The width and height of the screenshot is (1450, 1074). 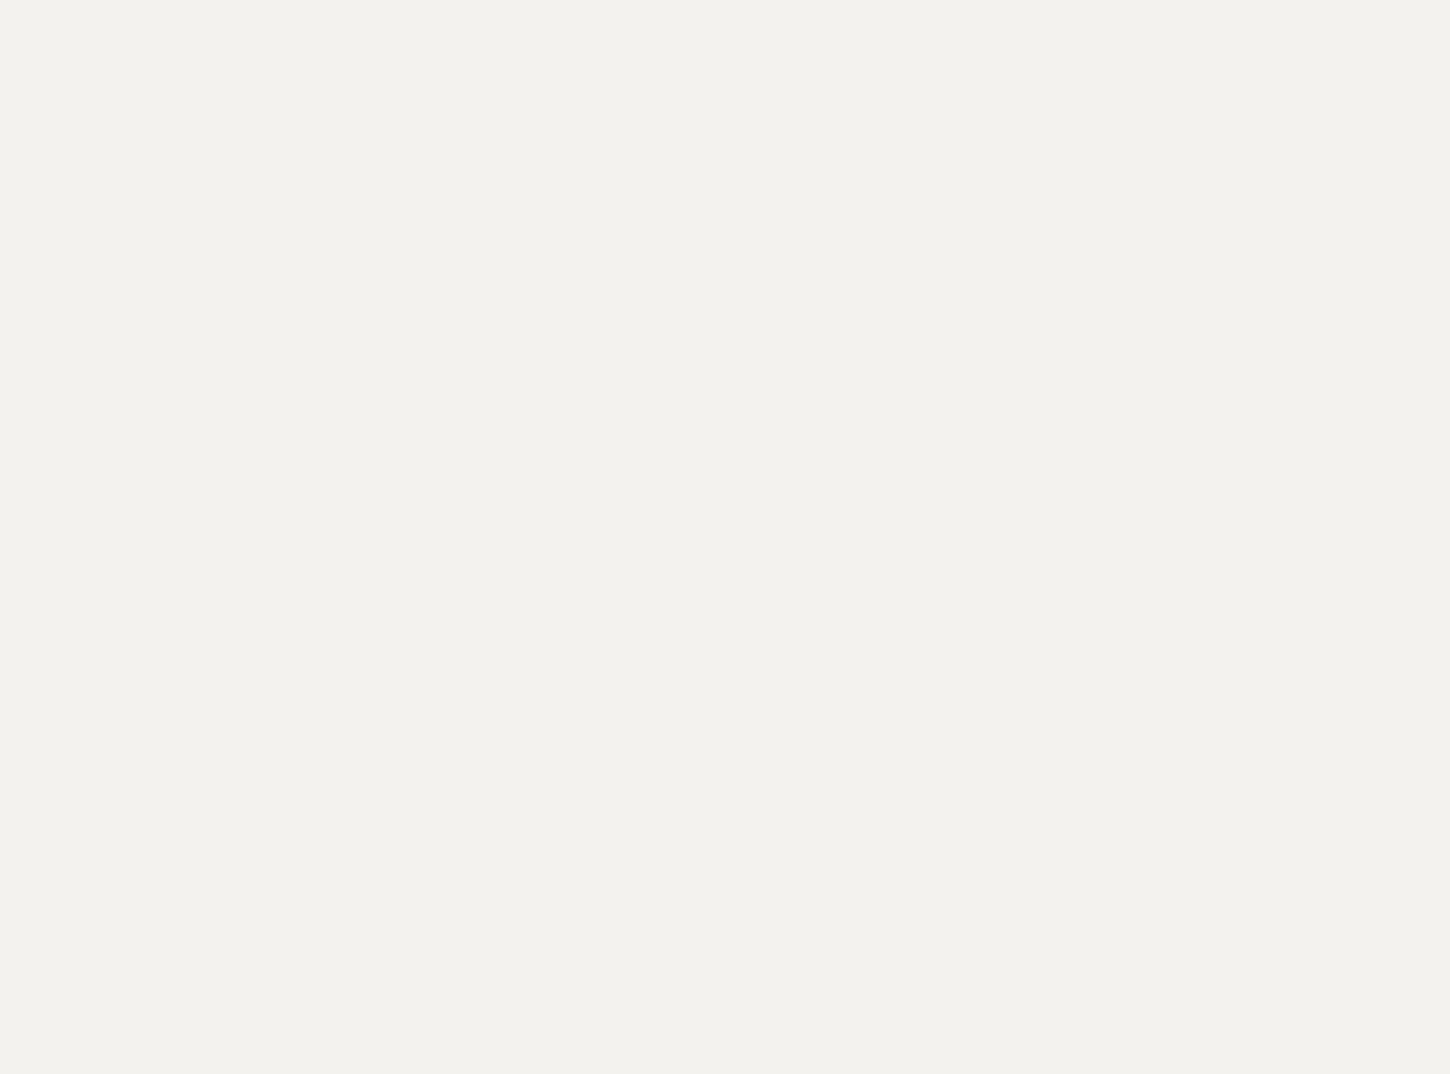 What do you see at coordinates (614, 220) in the screenshot?
I see `'You'll be able to save on "the Best Books of the Year" — including BookTok favourites — along with home decor, stationery, kids toys, holiday products and more.'` at bounding box center [614, 220].